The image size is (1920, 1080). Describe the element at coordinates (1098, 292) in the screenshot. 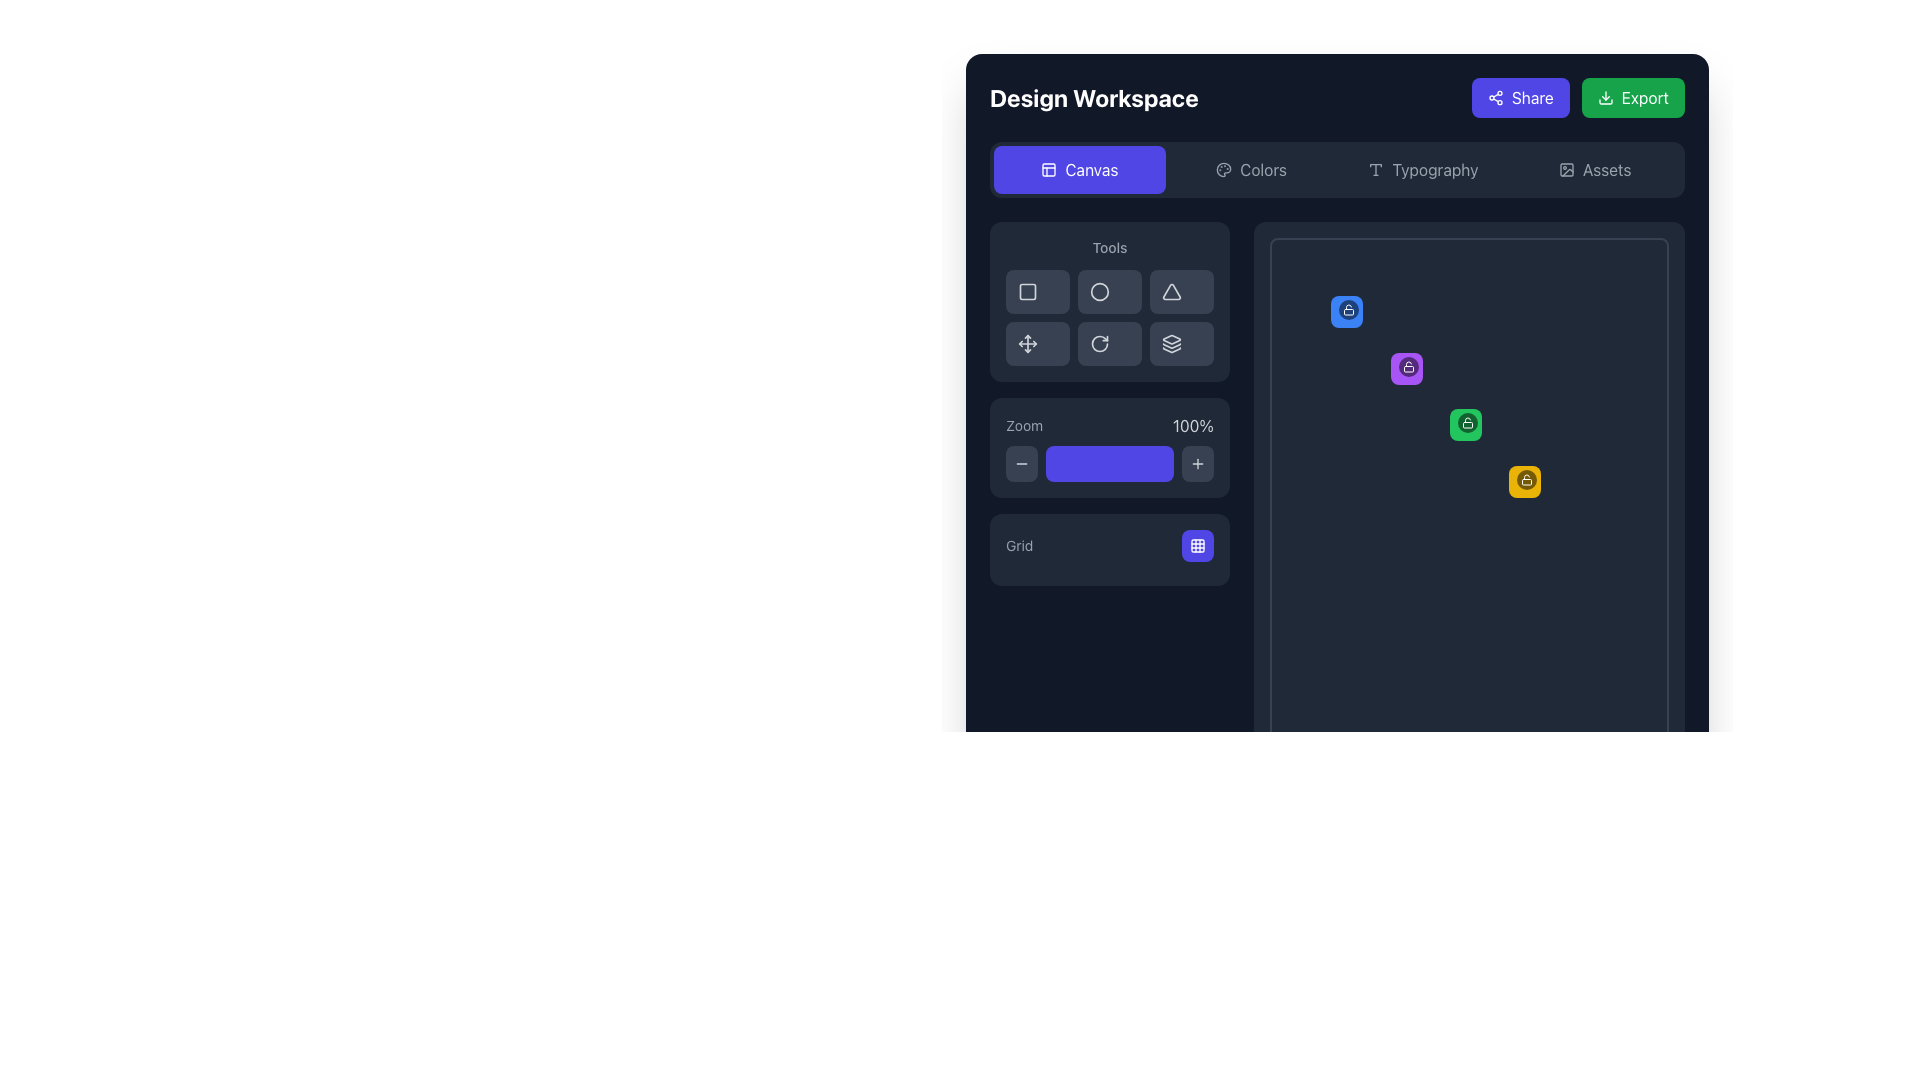

I see `the circular outline icon in the Tools section of the sidebar` at that location.